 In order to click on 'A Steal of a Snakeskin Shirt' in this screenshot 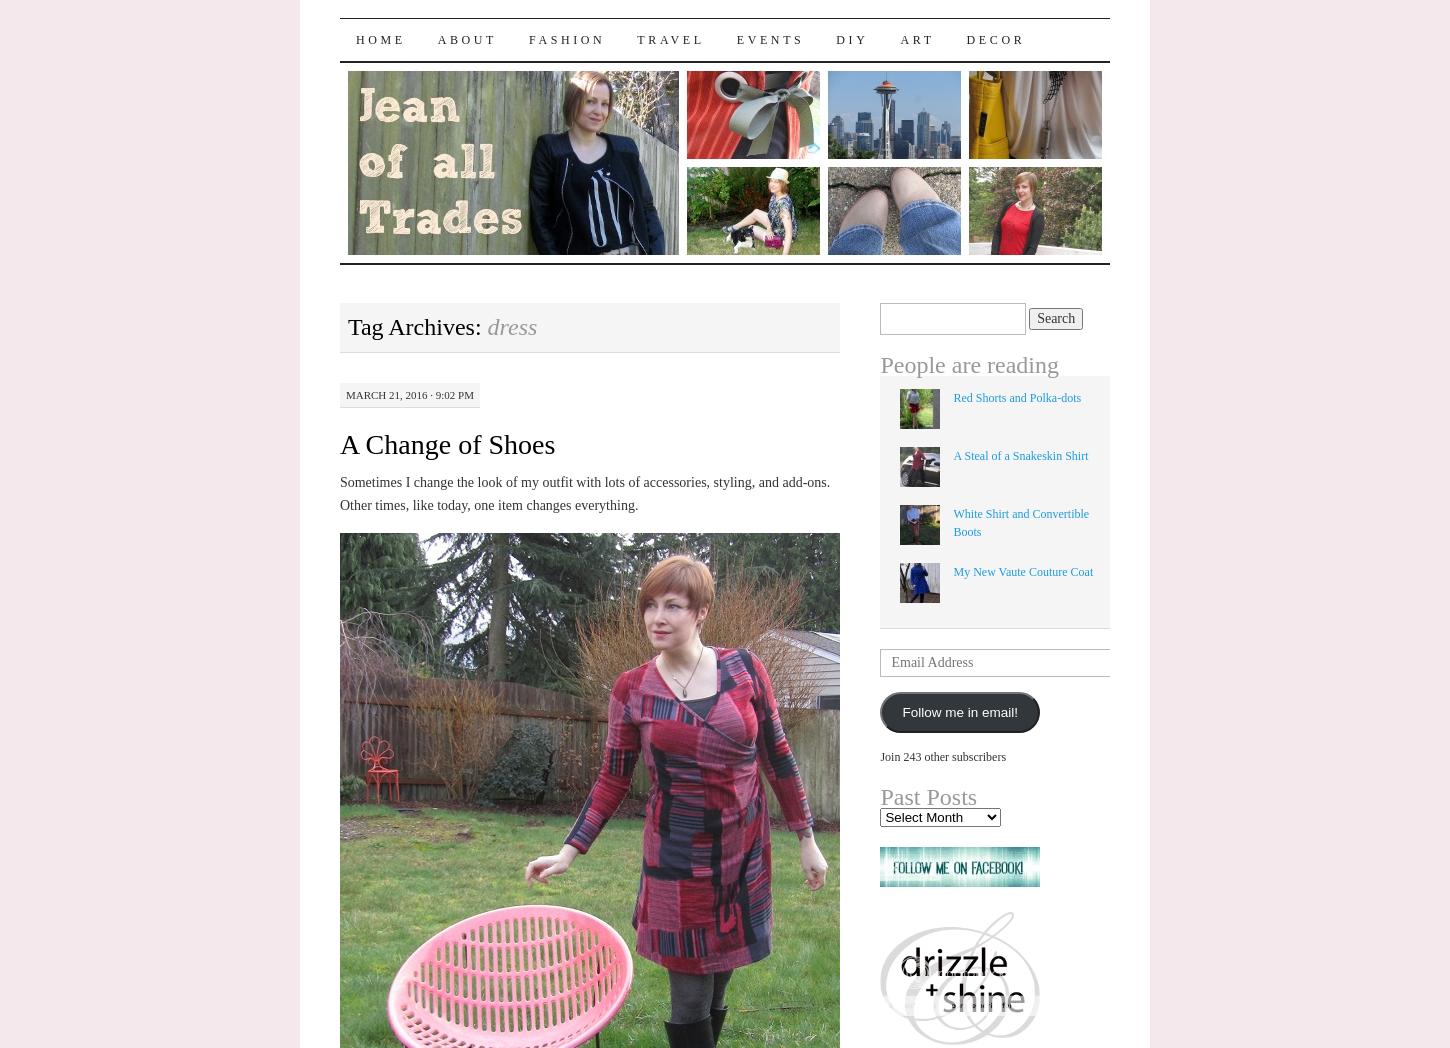, I will do `click(1020, 454)`.